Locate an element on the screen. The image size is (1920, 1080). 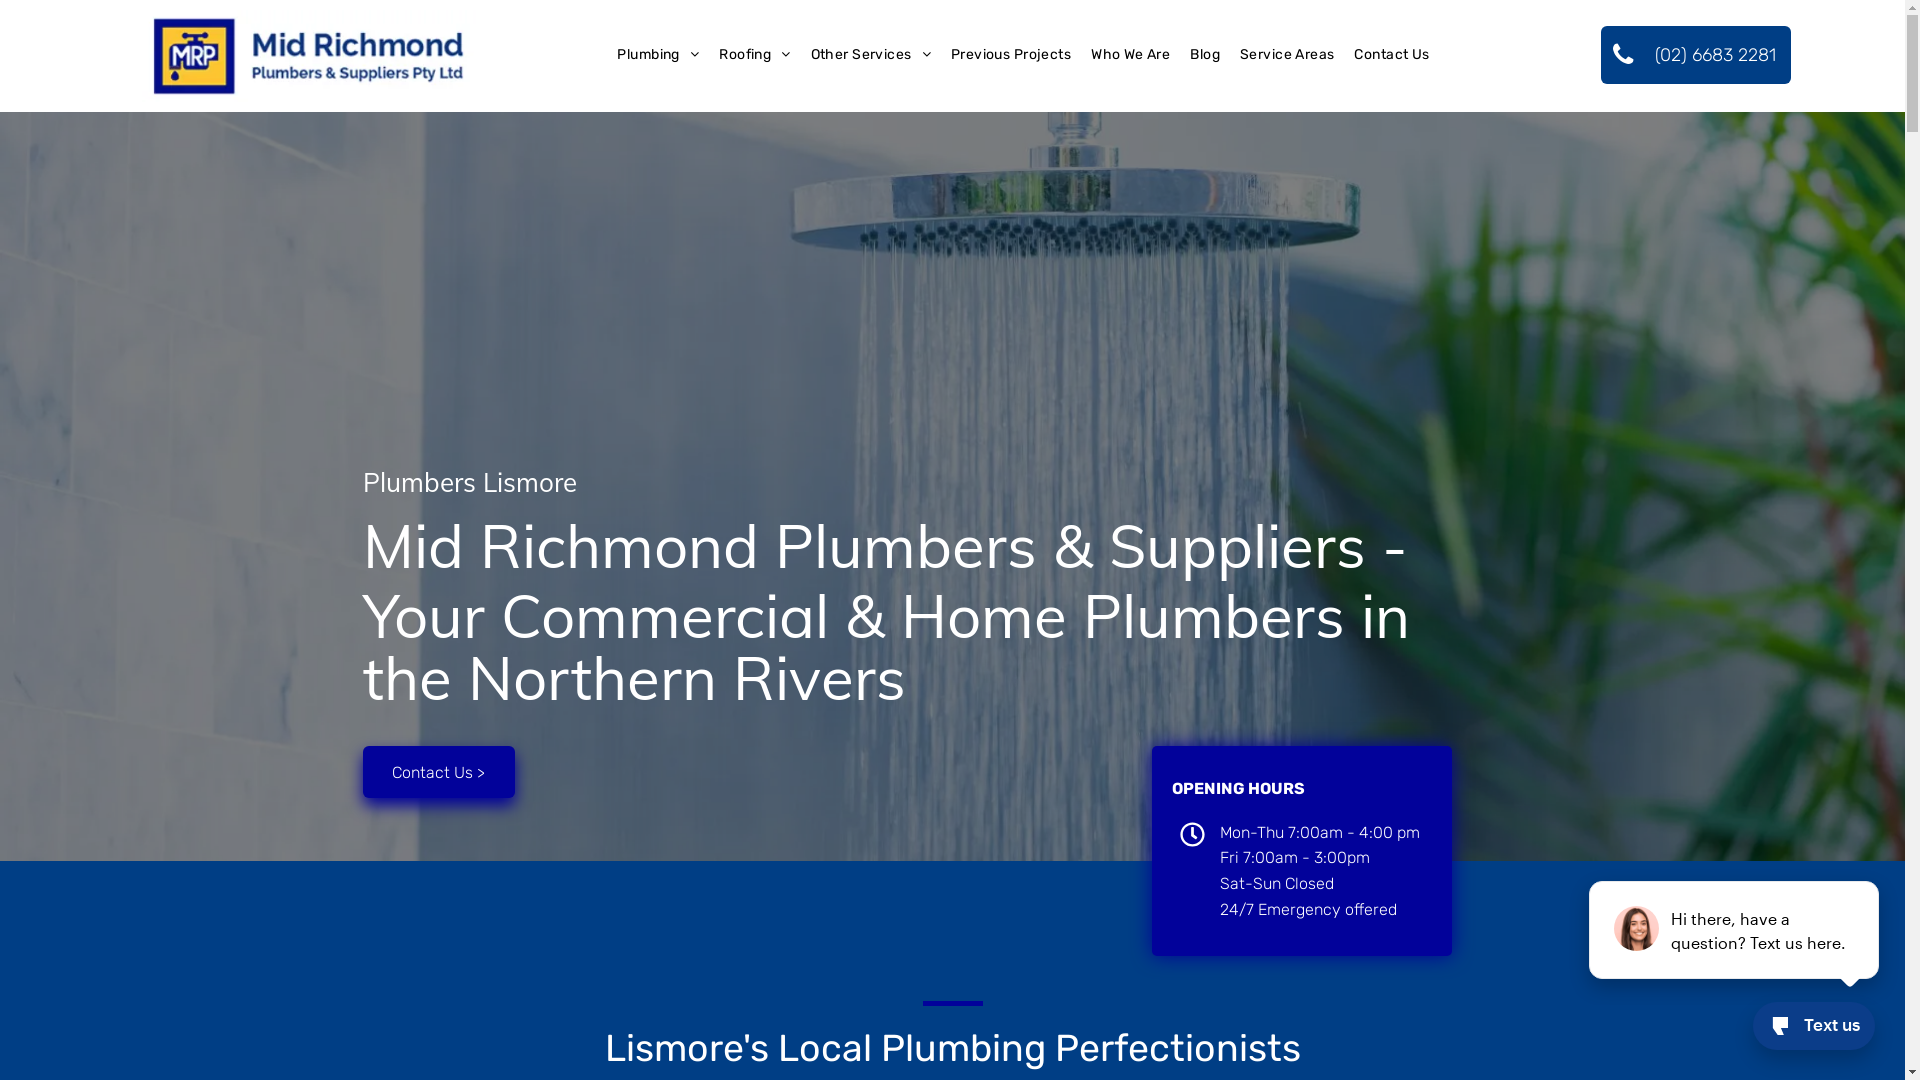
'Service Areas' is located at coordinates (1228, 55).